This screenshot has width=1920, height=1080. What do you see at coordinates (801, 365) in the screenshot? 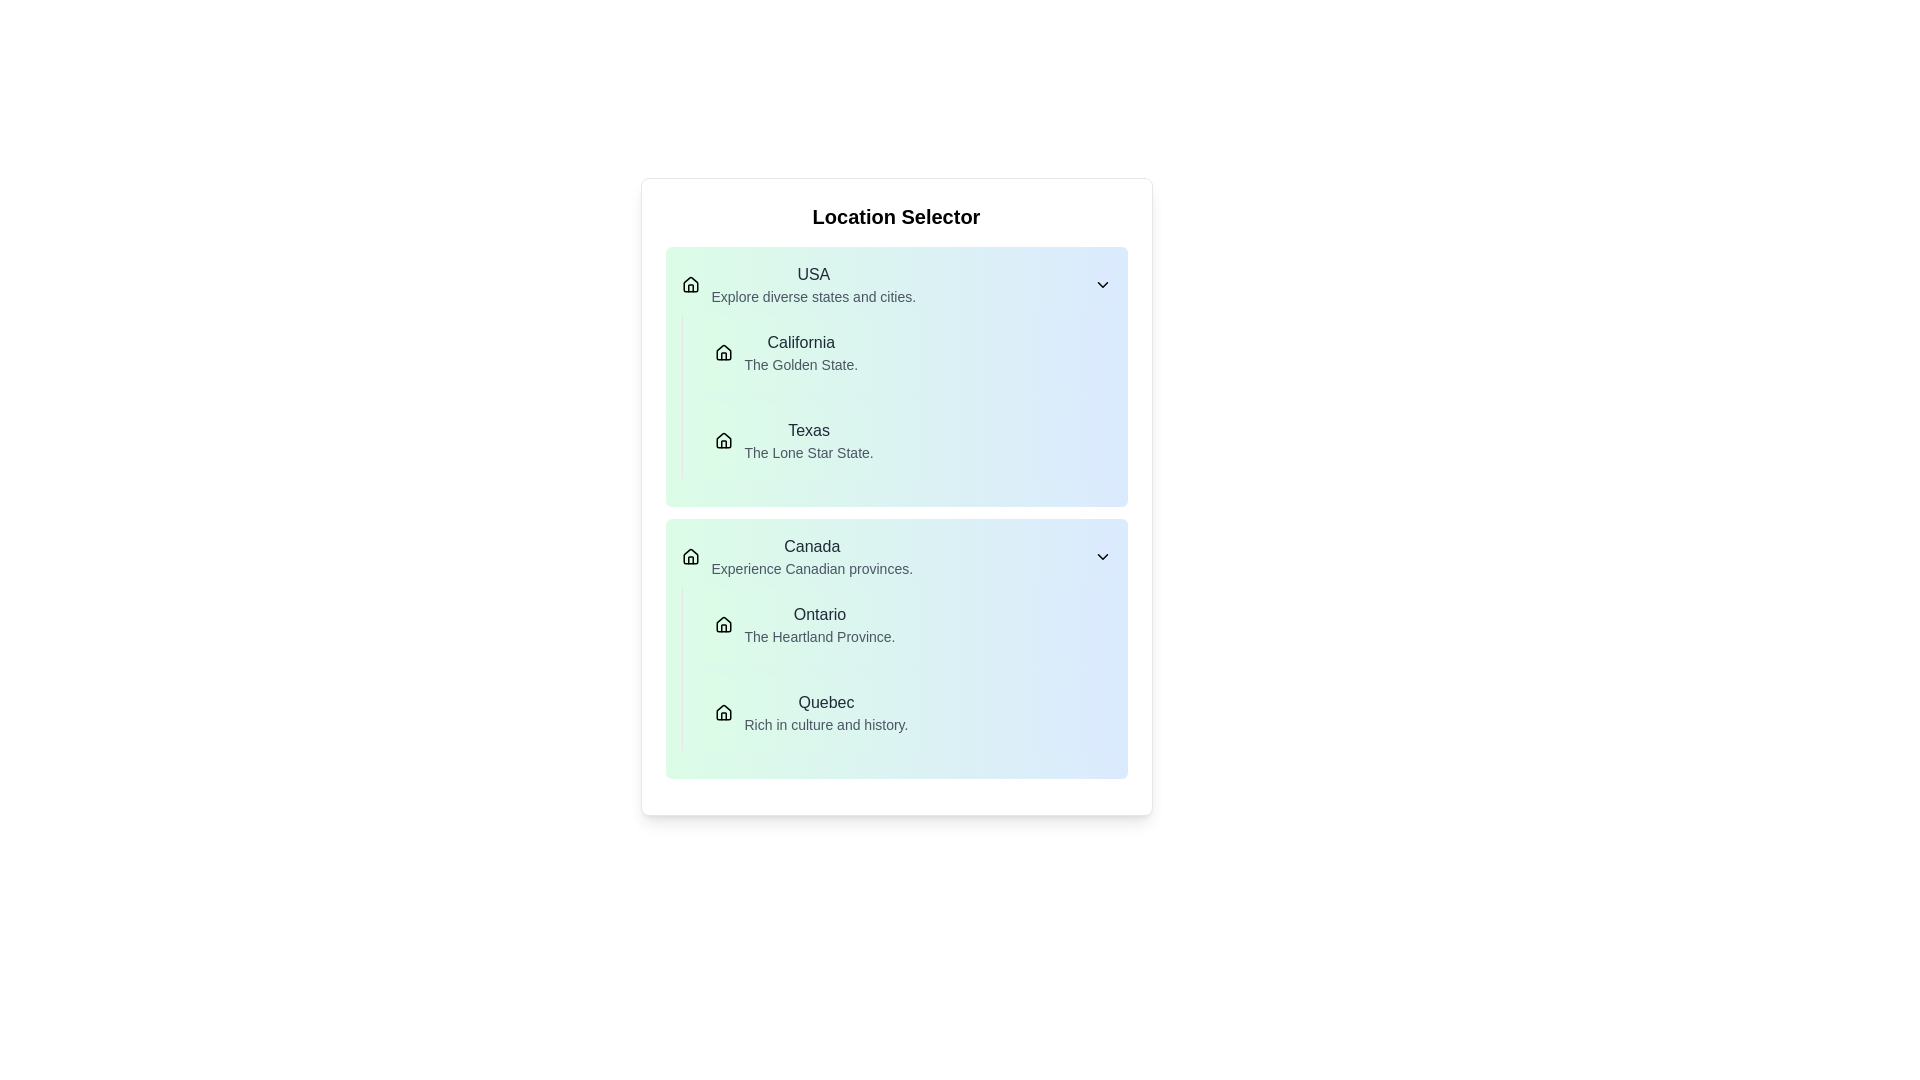
I see `the text label reading 'The Golden State.' which is located directly beneath 'California' in the USA section of the Location Selector interface` at bounding box center [801, 365].